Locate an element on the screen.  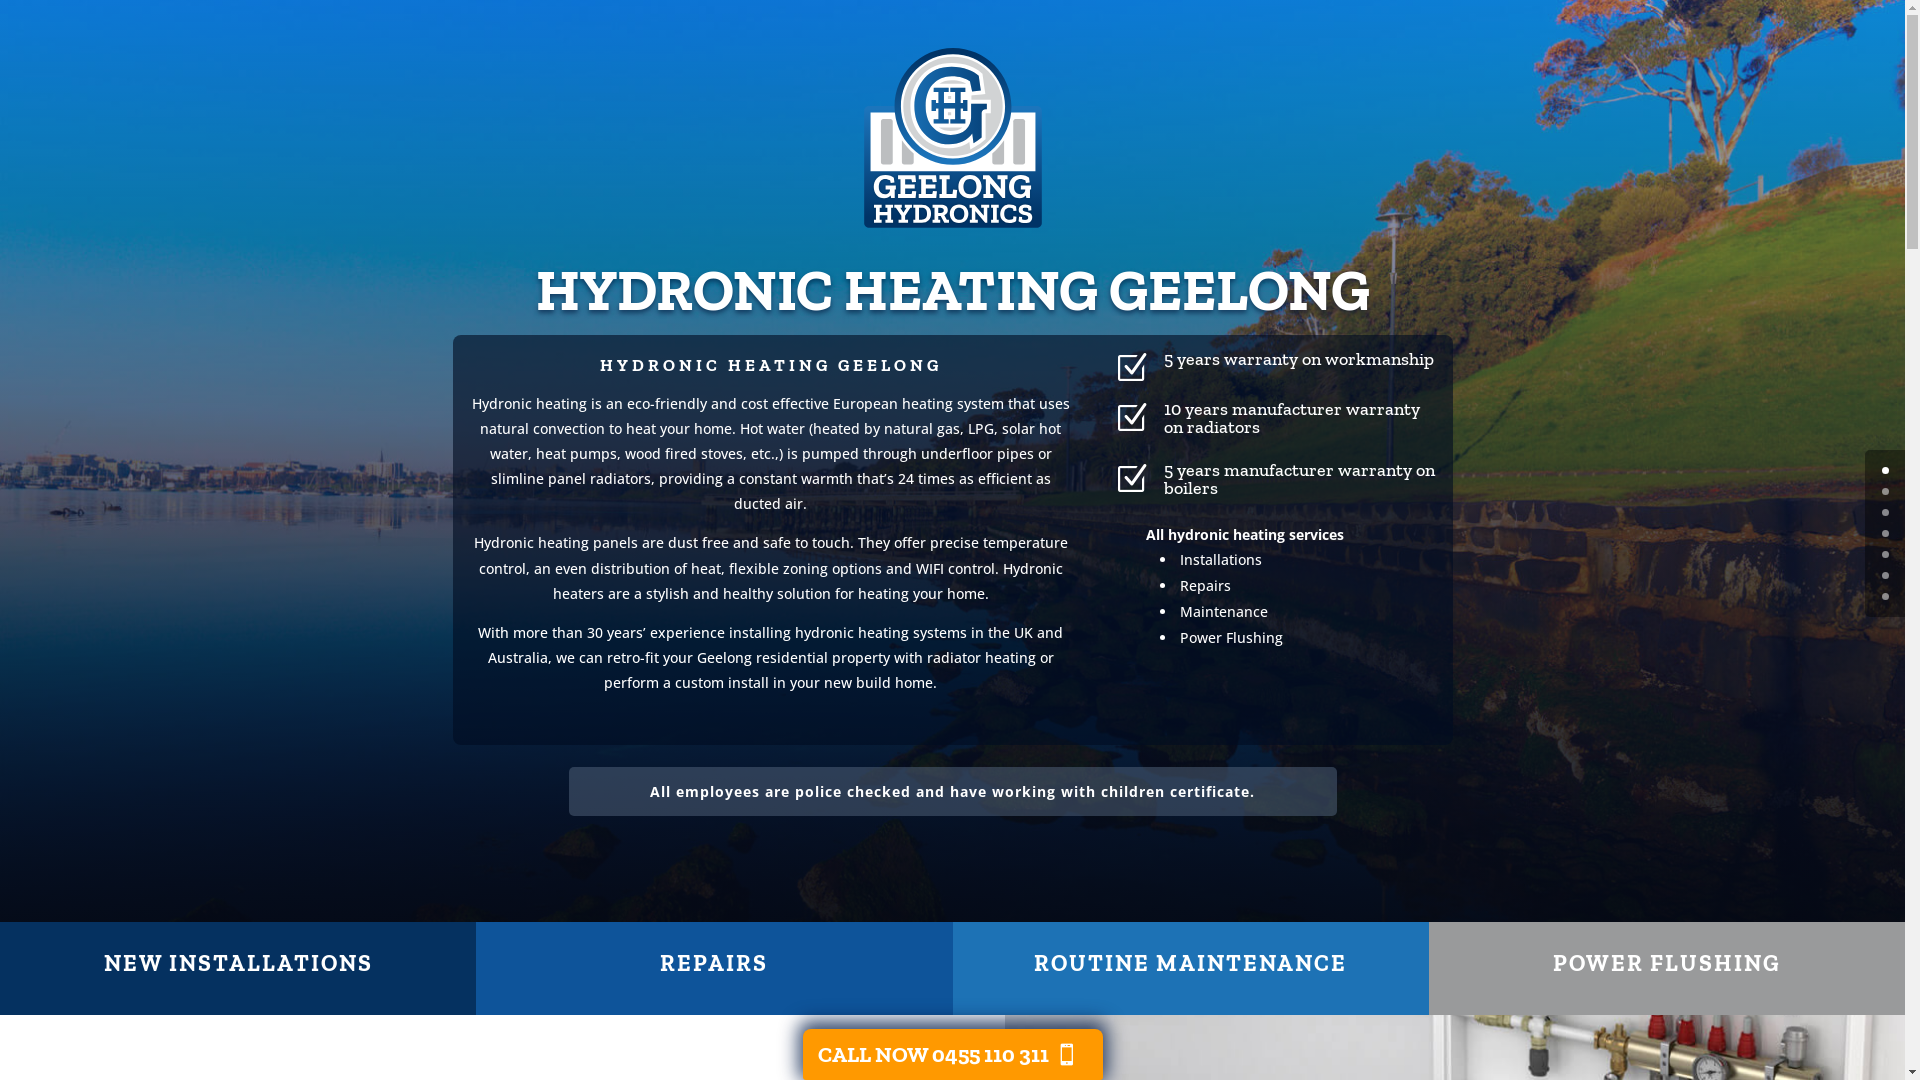
'Hydronic Heating Geelong' is located at coordinates (862, 136).